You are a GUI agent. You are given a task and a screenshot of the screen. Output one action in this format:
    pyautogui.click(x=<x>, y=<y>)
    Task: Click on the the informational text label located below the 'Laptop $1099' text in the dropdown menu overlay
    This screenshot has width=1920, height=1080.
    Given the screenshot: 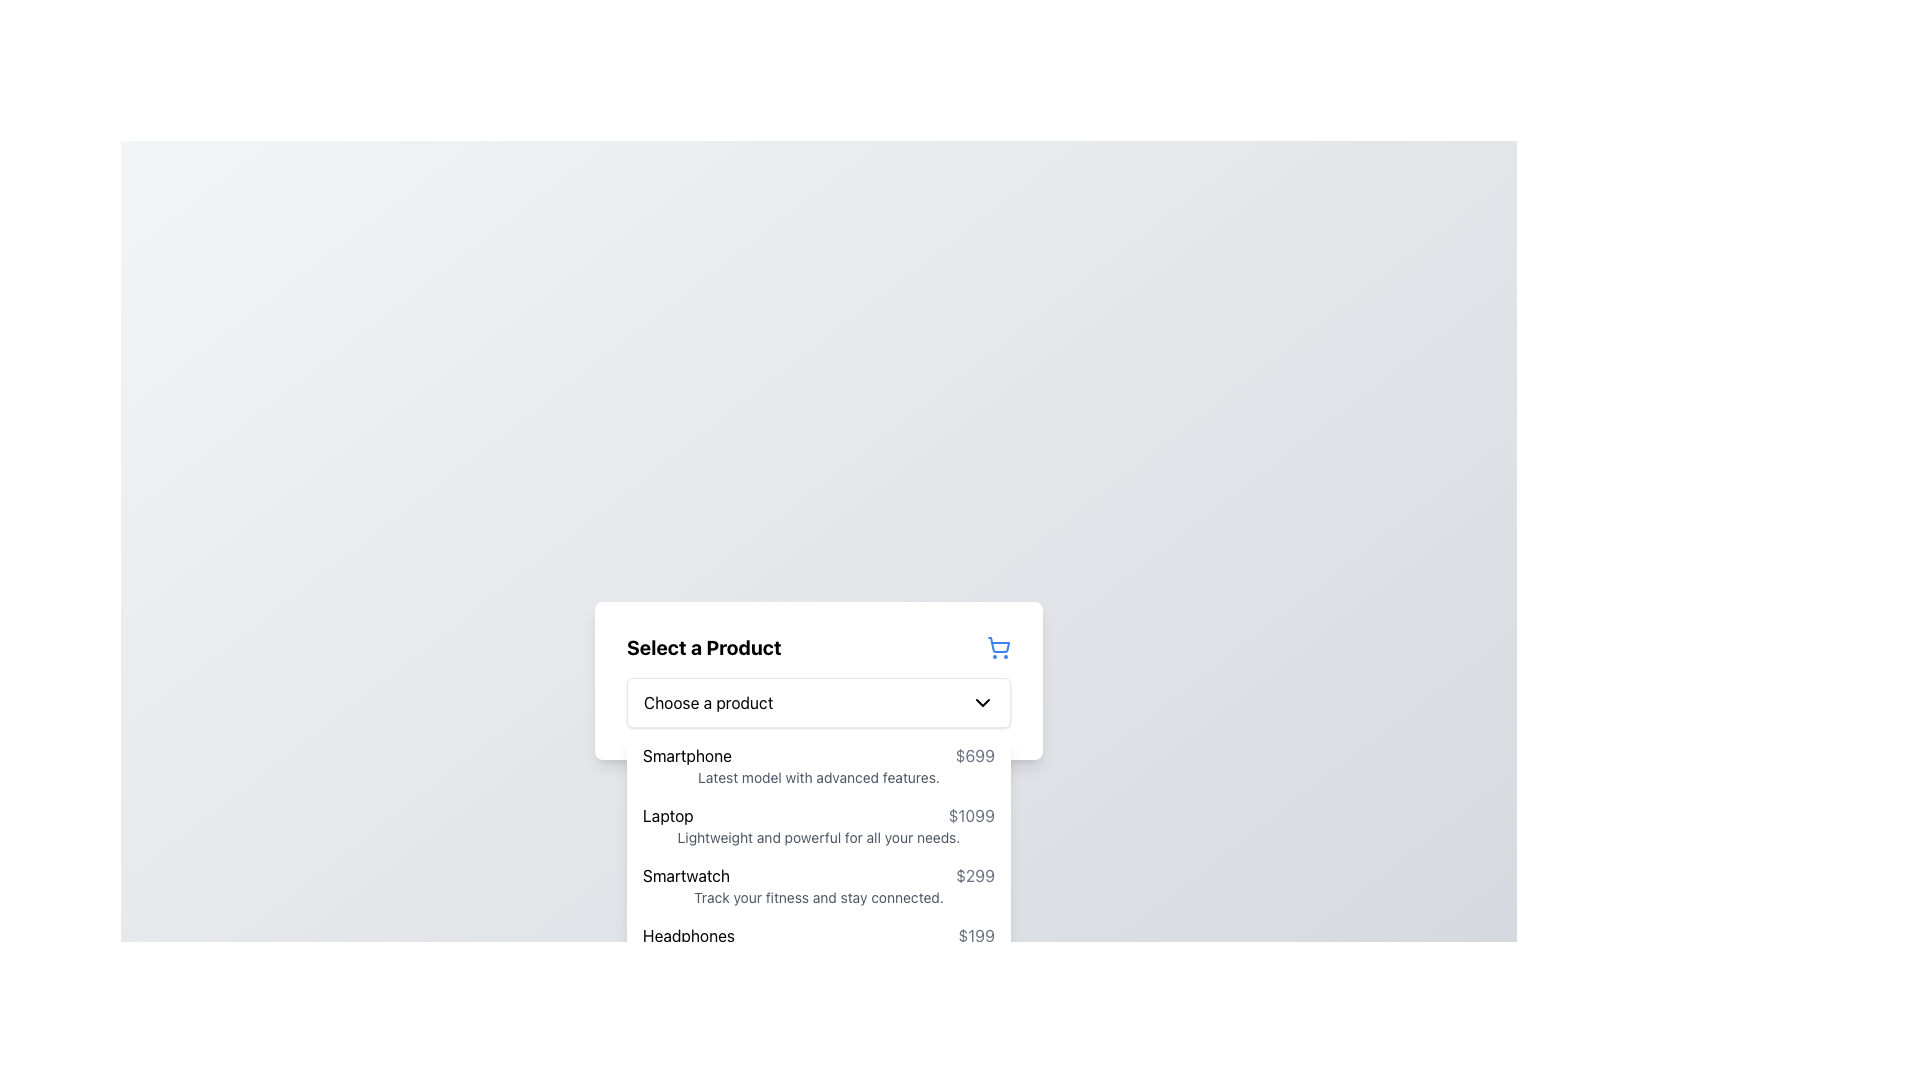 What is the action you would take?
    pyautogui.click(x=819, y=837)
    